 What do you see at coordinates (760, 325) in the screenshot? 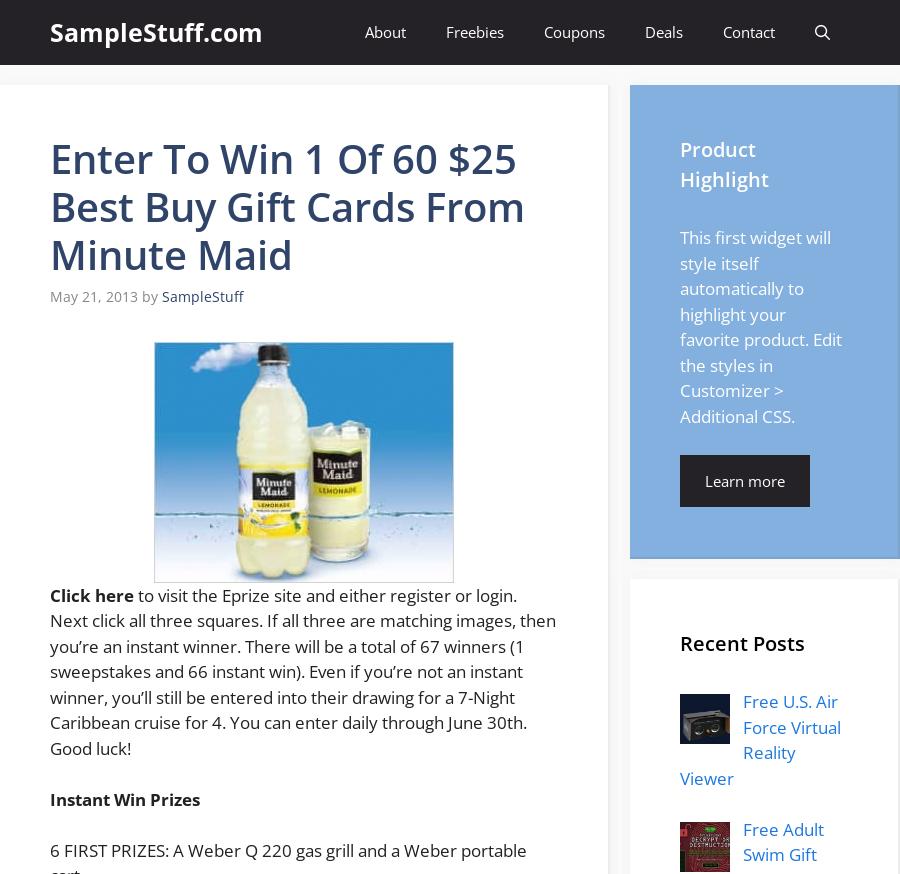
I see `'This first widget will style itself automatically to highlight your favorite product. Edit the styles in Customizer > Additional CSS.'` at bounding box center [760, 325].